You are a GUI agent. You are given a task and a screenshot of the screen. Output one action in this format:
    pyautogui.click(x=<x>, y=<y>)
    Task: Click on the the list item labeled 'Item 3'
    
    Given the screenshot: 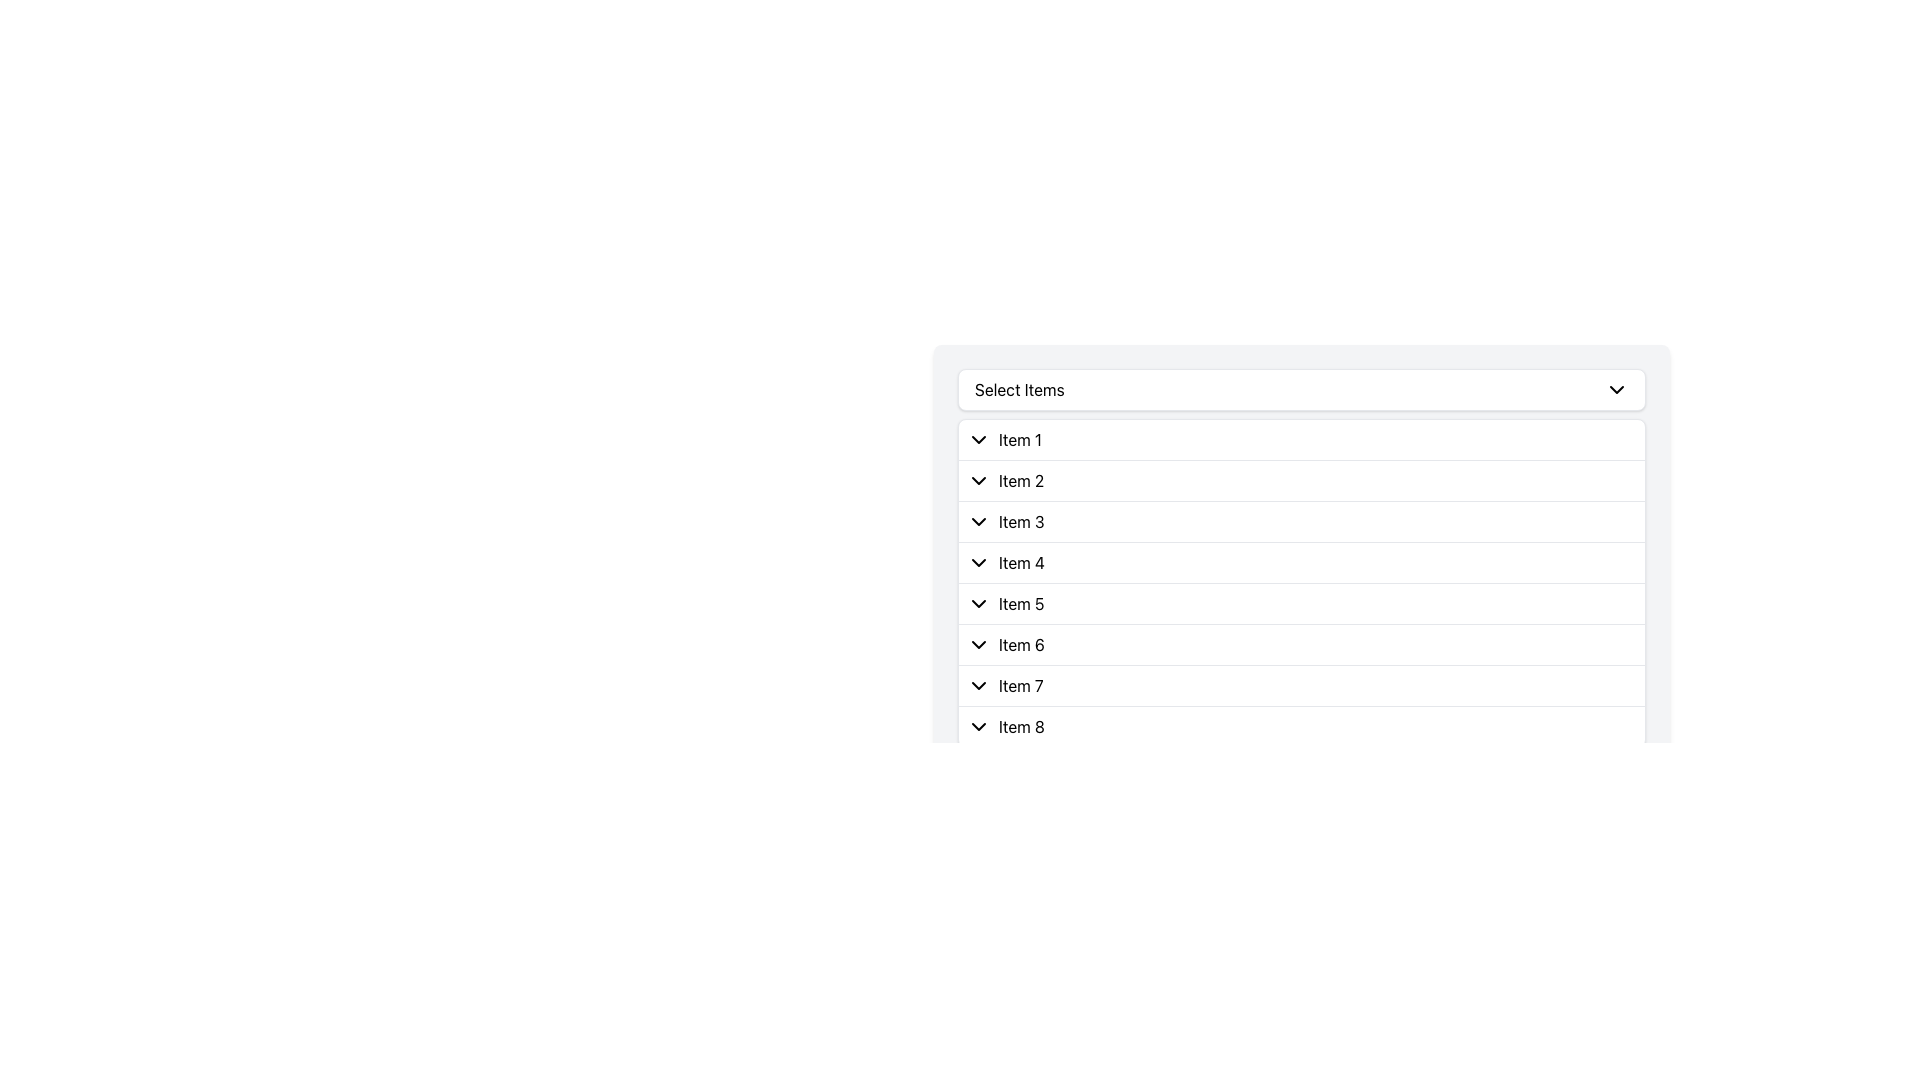 What is the action you would take?
    pyautogui.click(x=1005, y=520)
    